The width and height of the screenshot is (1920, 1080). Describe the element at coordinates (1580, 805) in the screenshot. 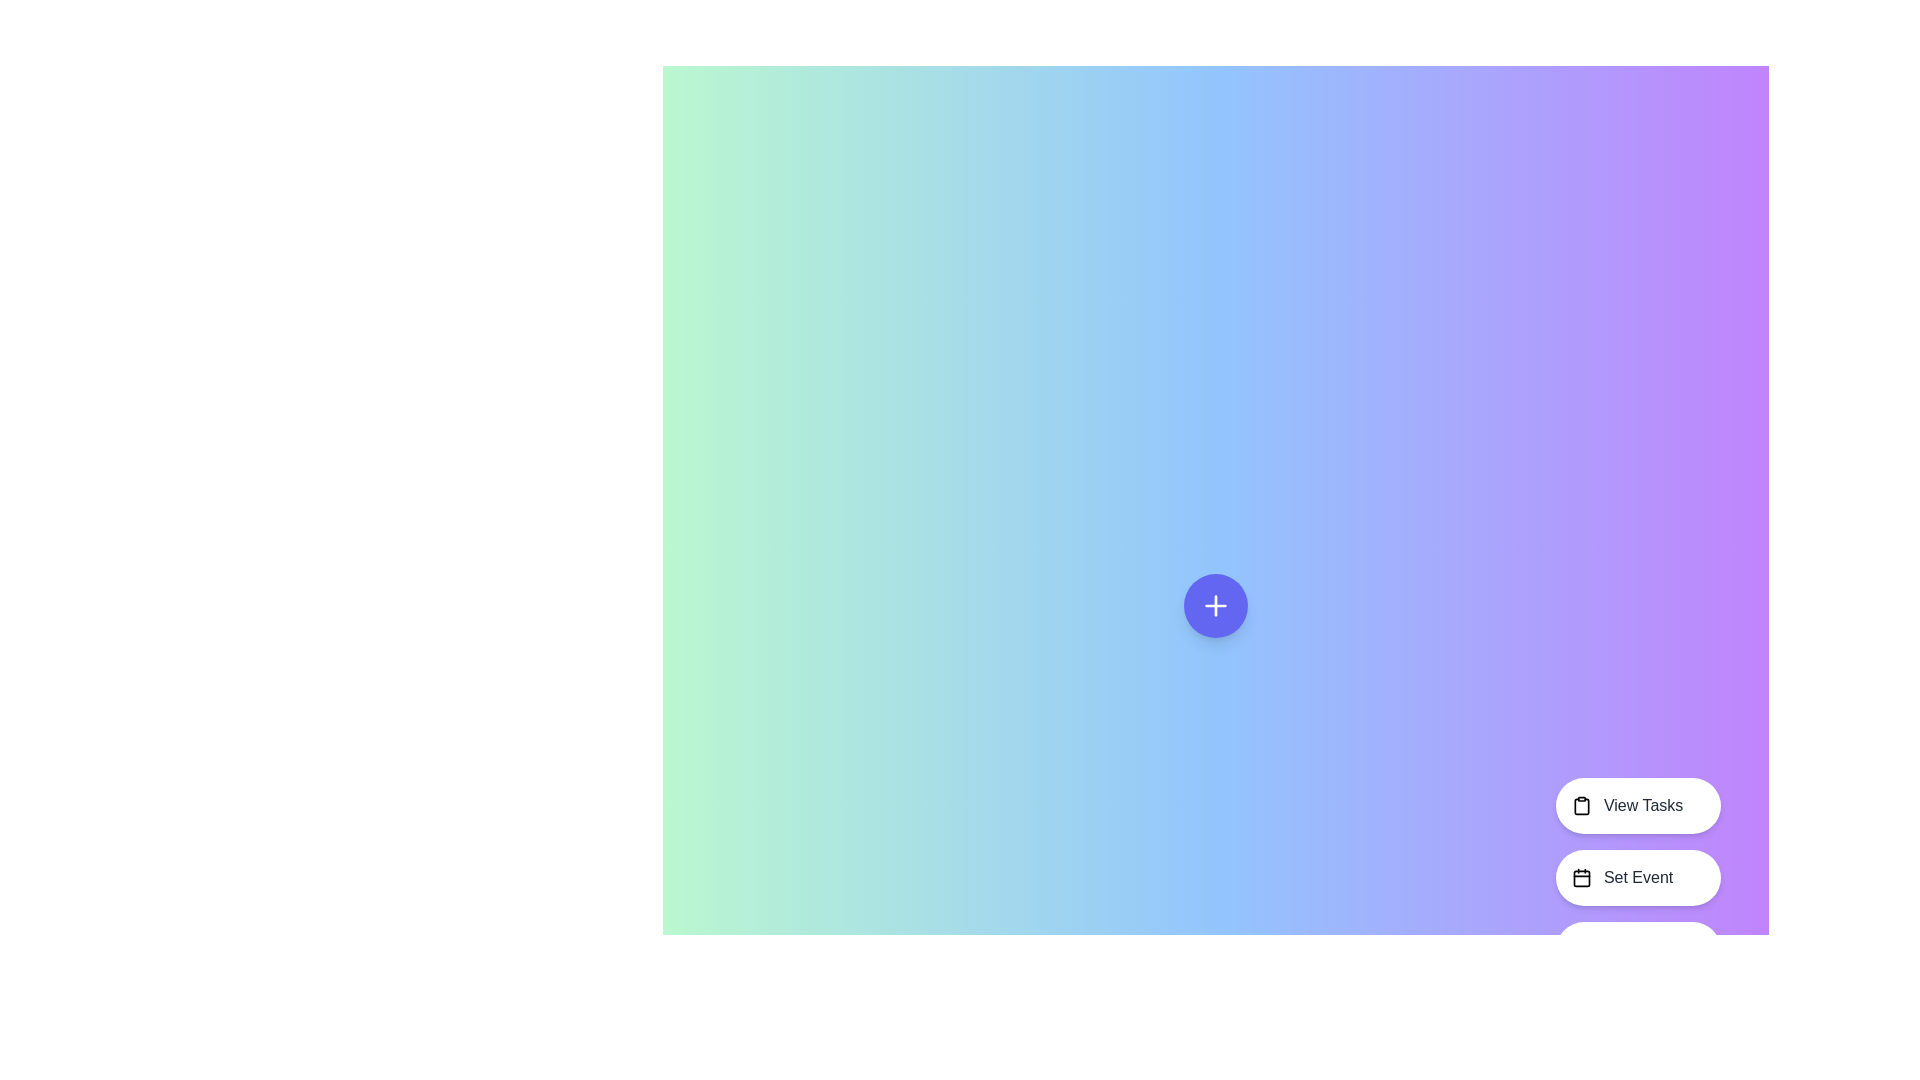

I see `the clipboard icon located in the bottom-right corner of the interface, next to the 'View Tasks' button` at that location.